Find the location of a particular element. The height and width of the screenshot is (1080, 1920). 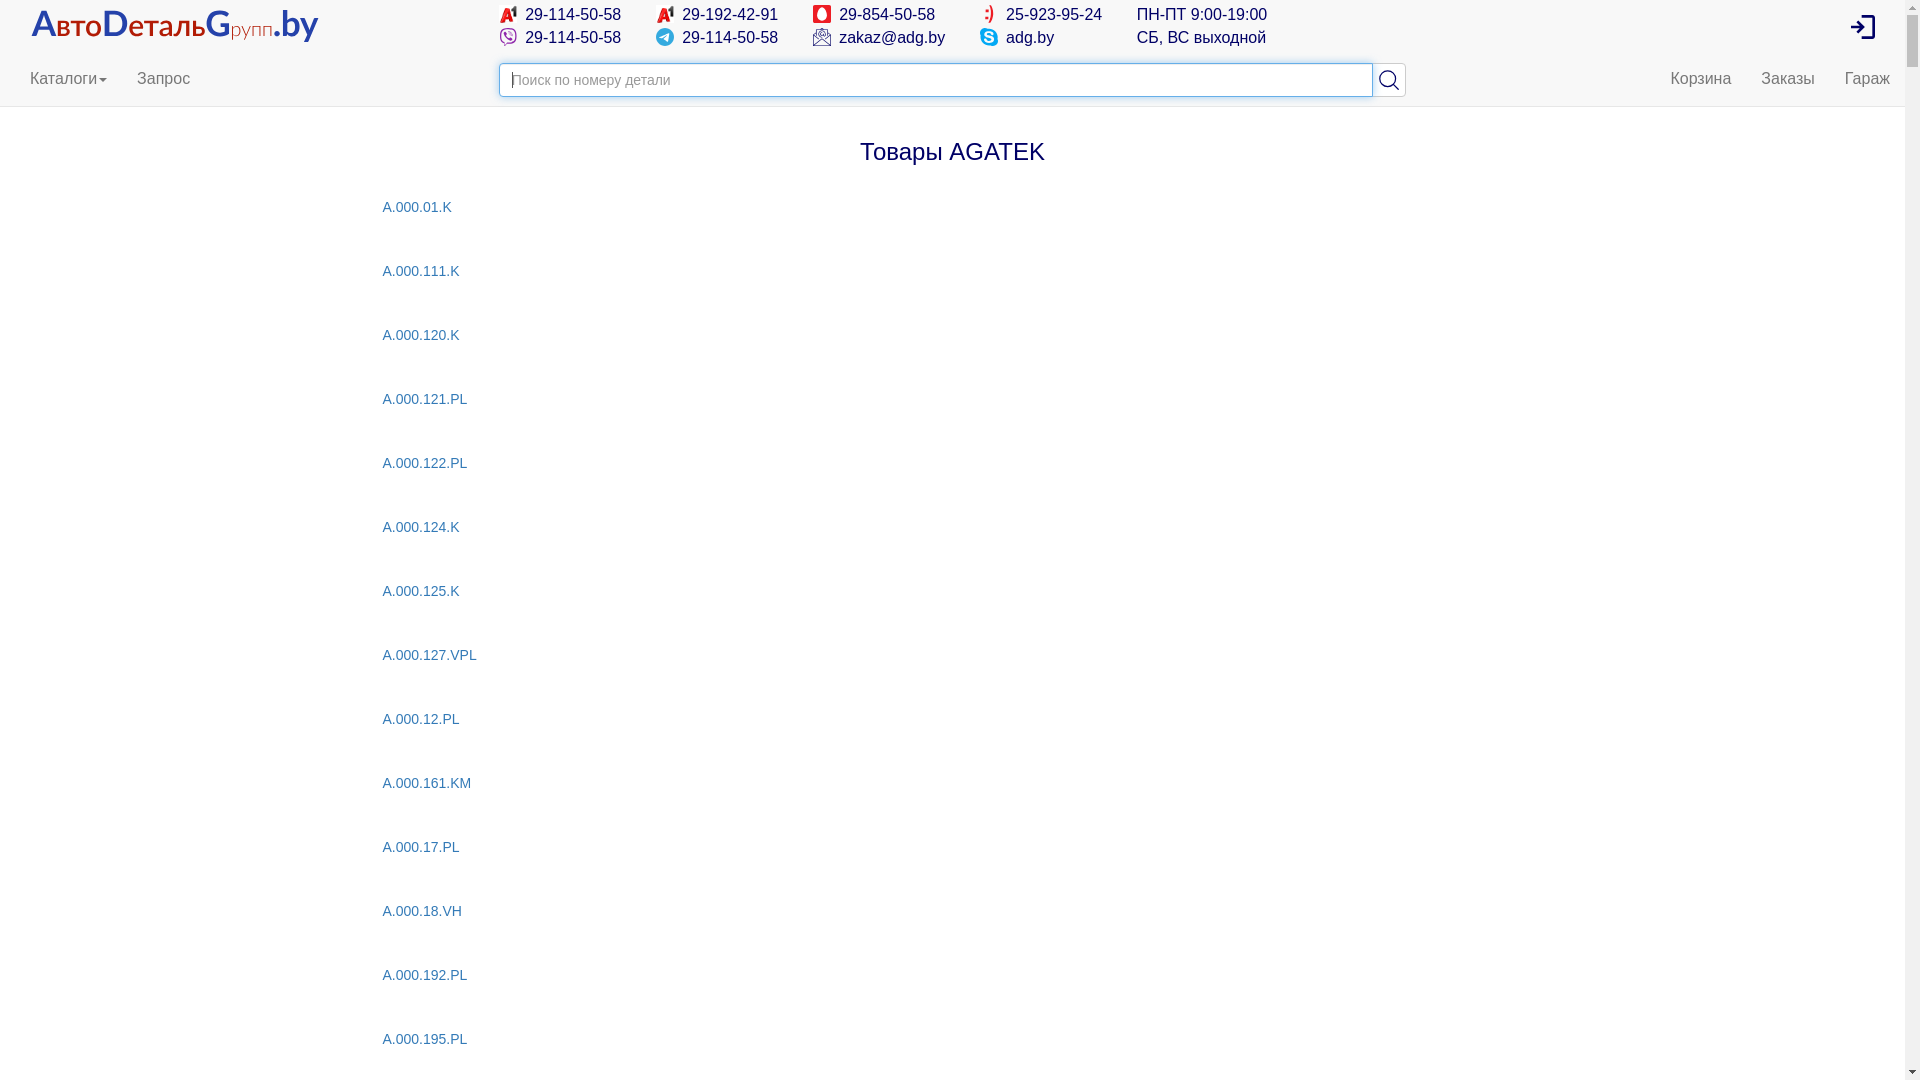

'A.000.18.VH' is located at coordinates (950, 910).